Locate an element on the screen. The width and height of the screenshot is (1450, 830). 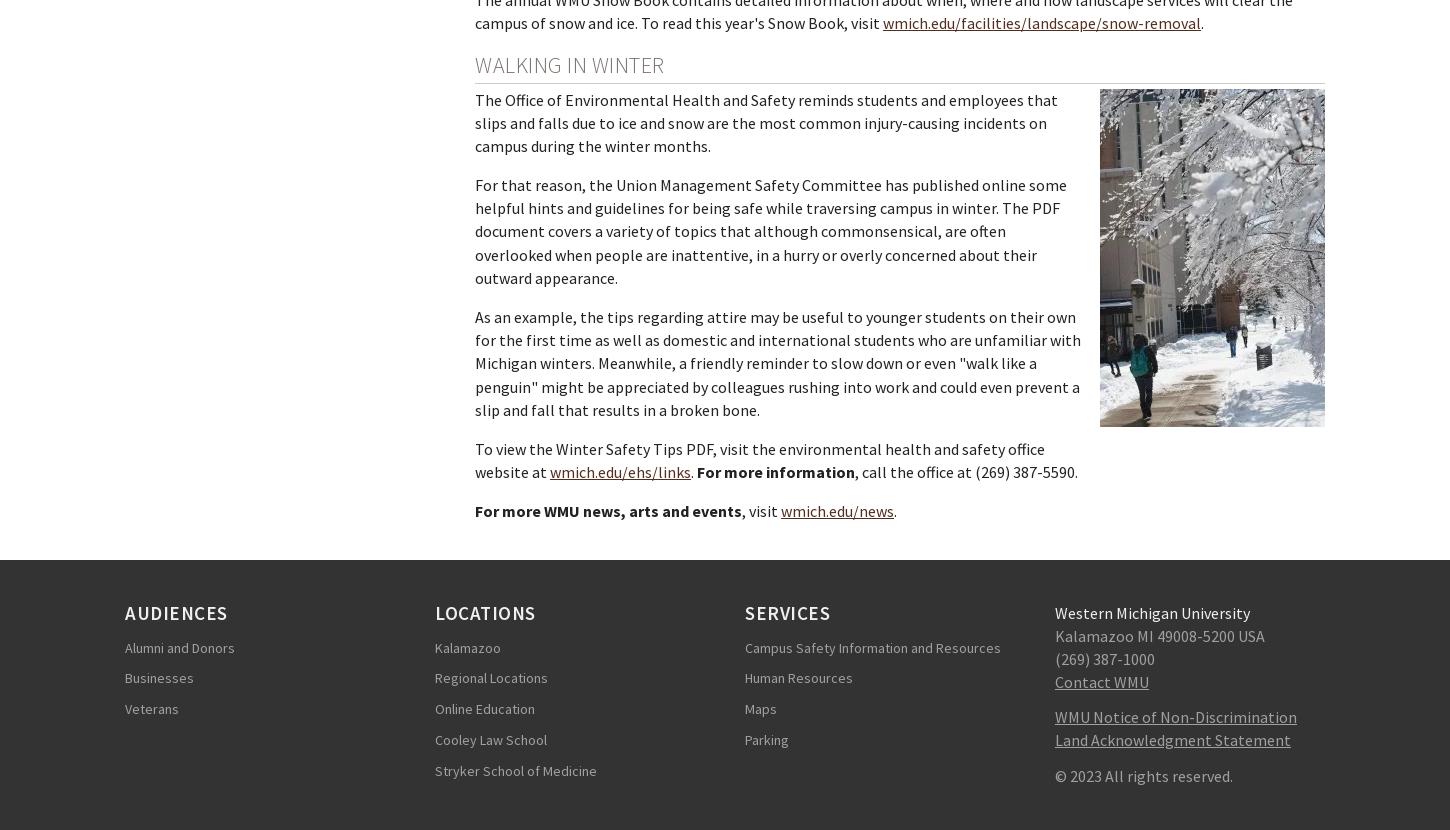
'The Office of Environmental Health and Safety reminds students and employees that slips and falls due to ice and snow are the most common injury-causing incidents on campus during the winter months.' is located at coordinates (766, 122).